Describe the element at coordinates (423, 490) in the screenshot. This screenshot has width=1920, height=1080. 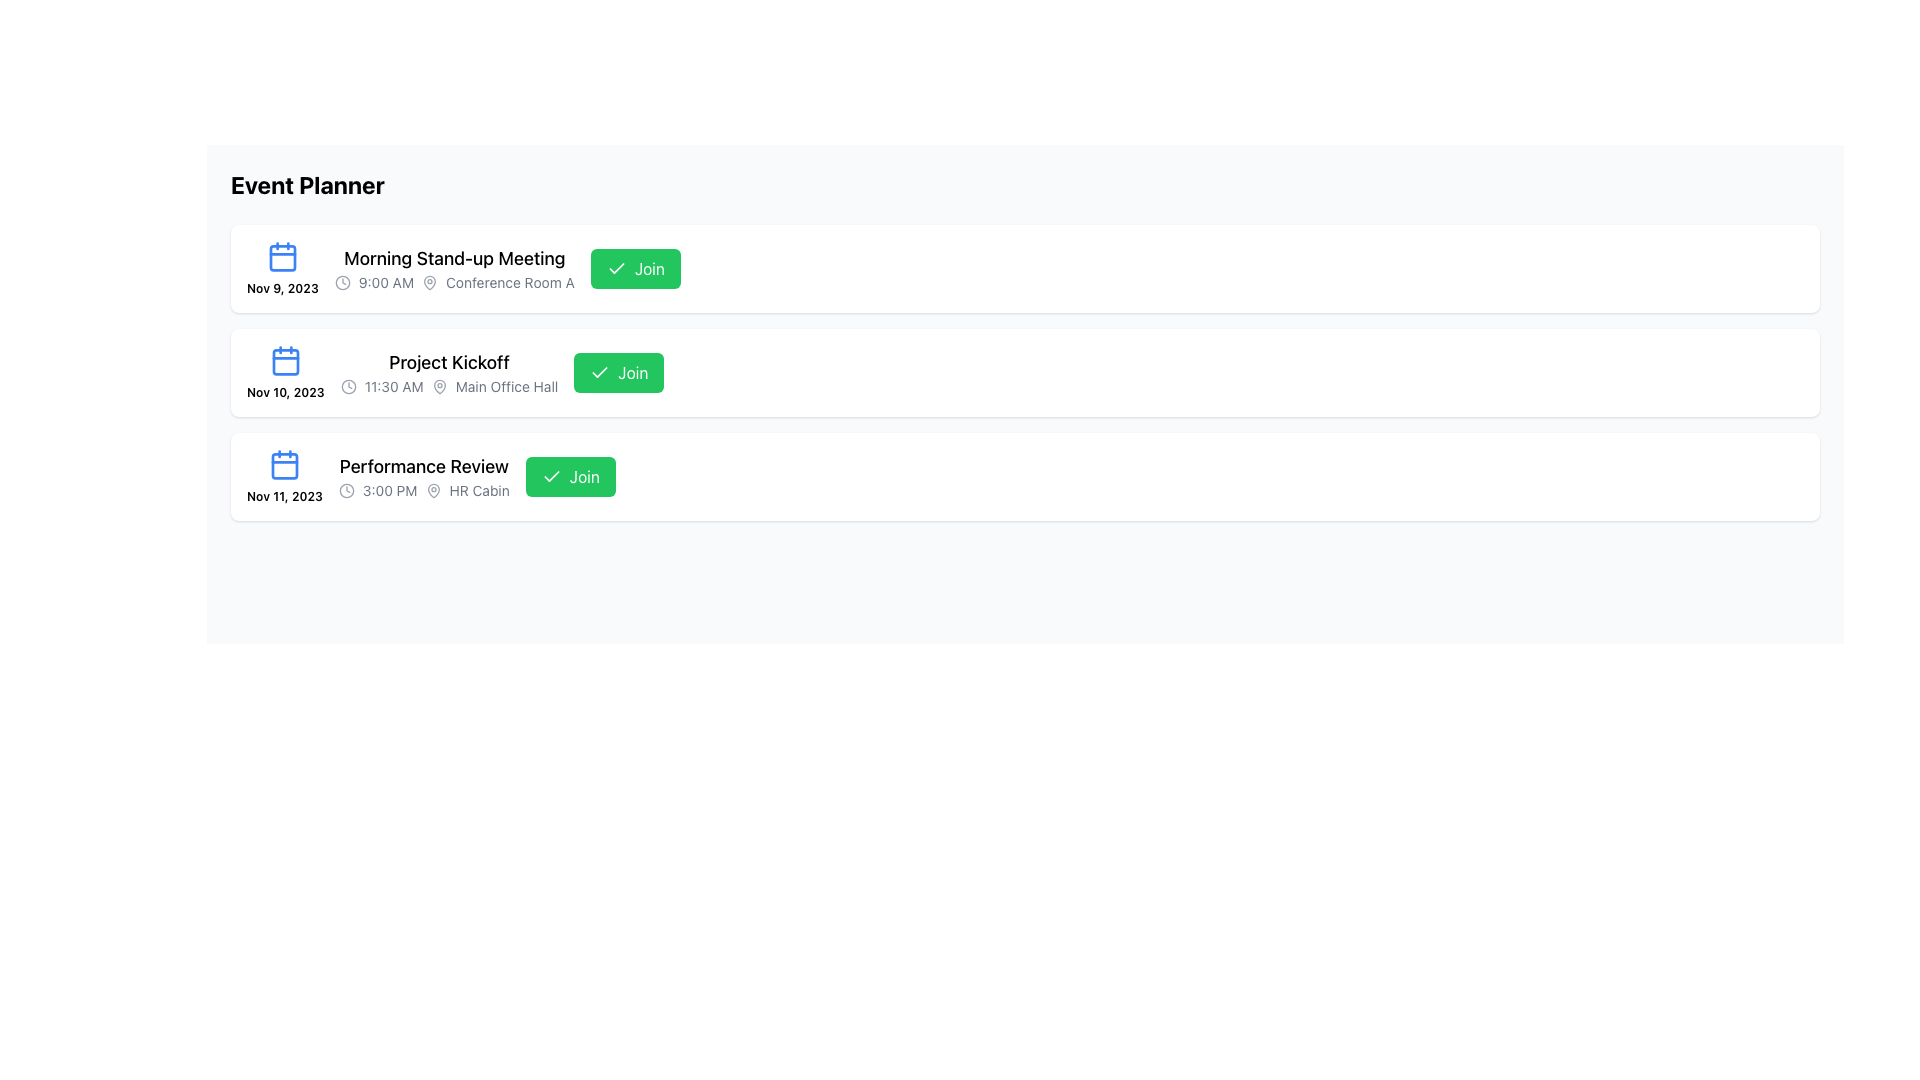
I see `displayed information from the informative label with the text '3:00 PM HR Cabin' located below the 'Performance Review' title and next to the 'Join' button` at that location.